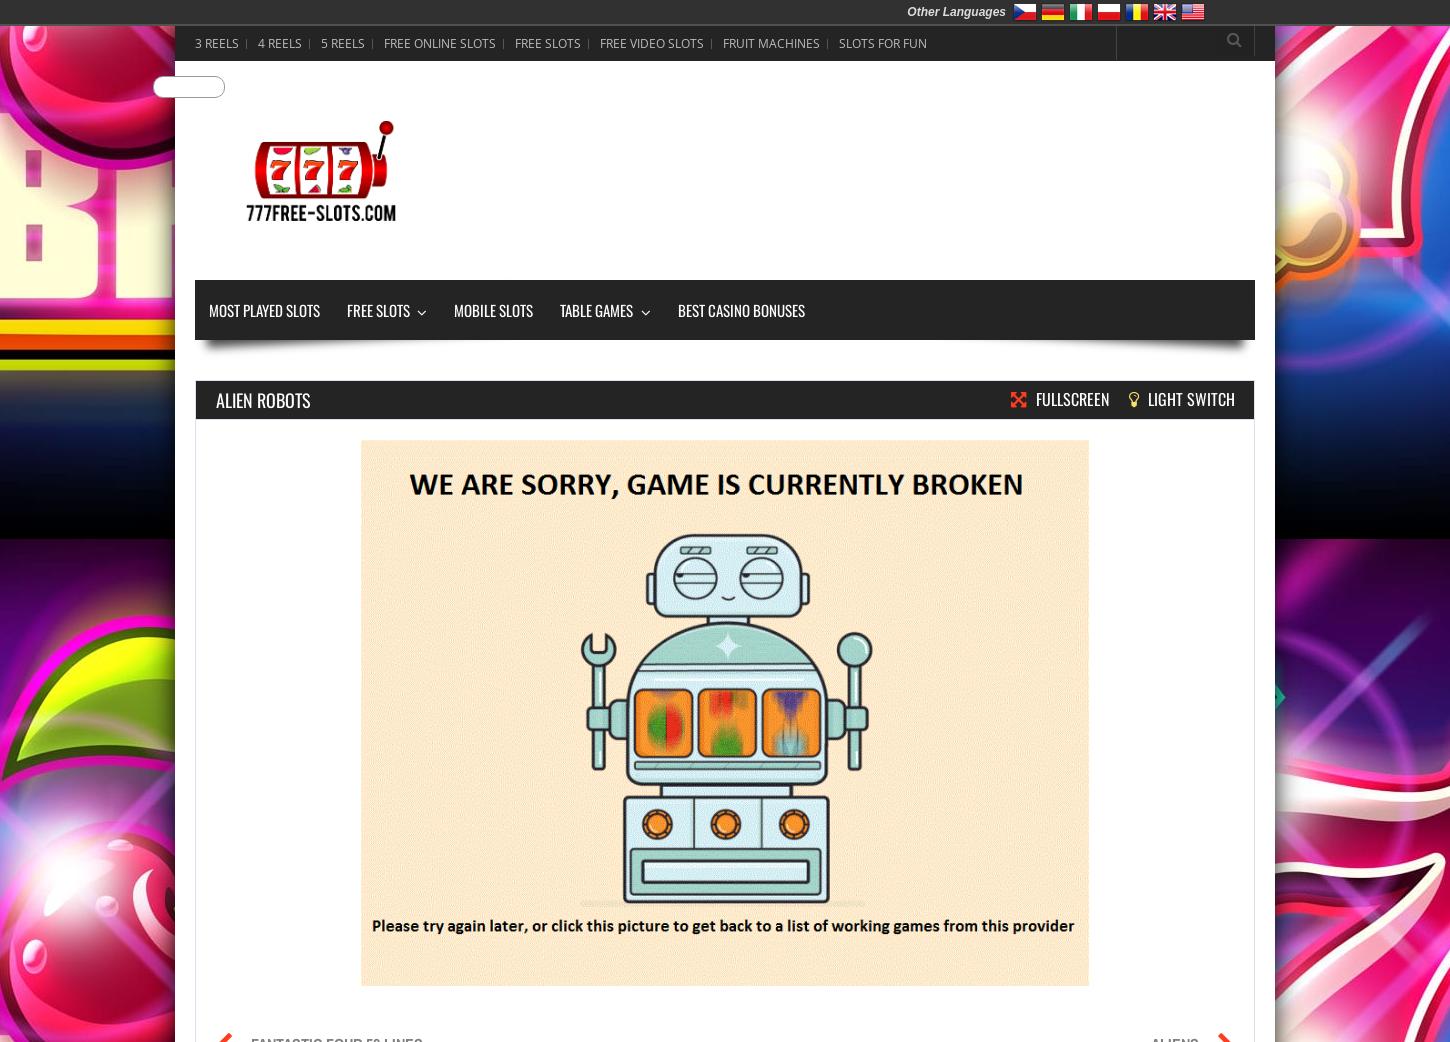  I want to click on 'Mobile Slots', so click(493, 309).